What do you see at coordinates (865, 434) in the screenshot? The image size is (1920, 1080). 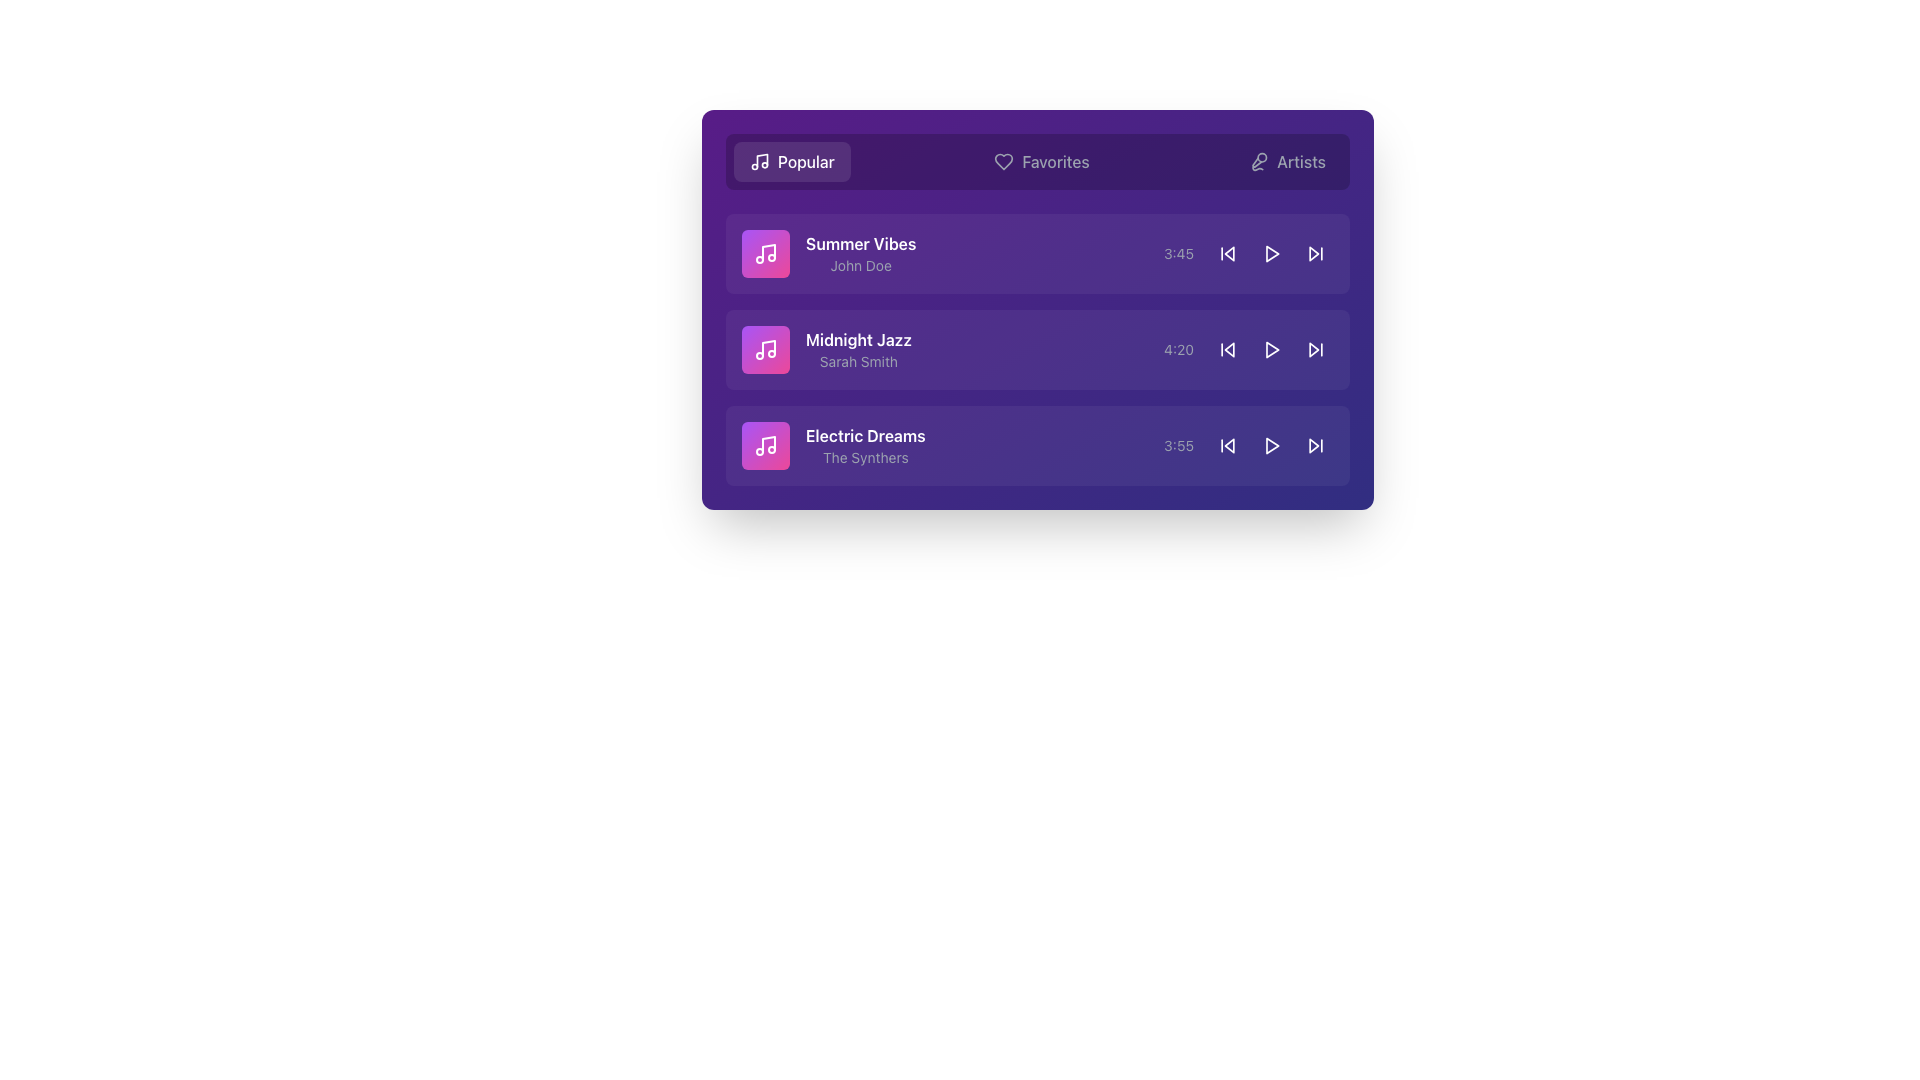 I see `the title of the song, which is the third item in the music list interface` at bounding box center [865, 434].